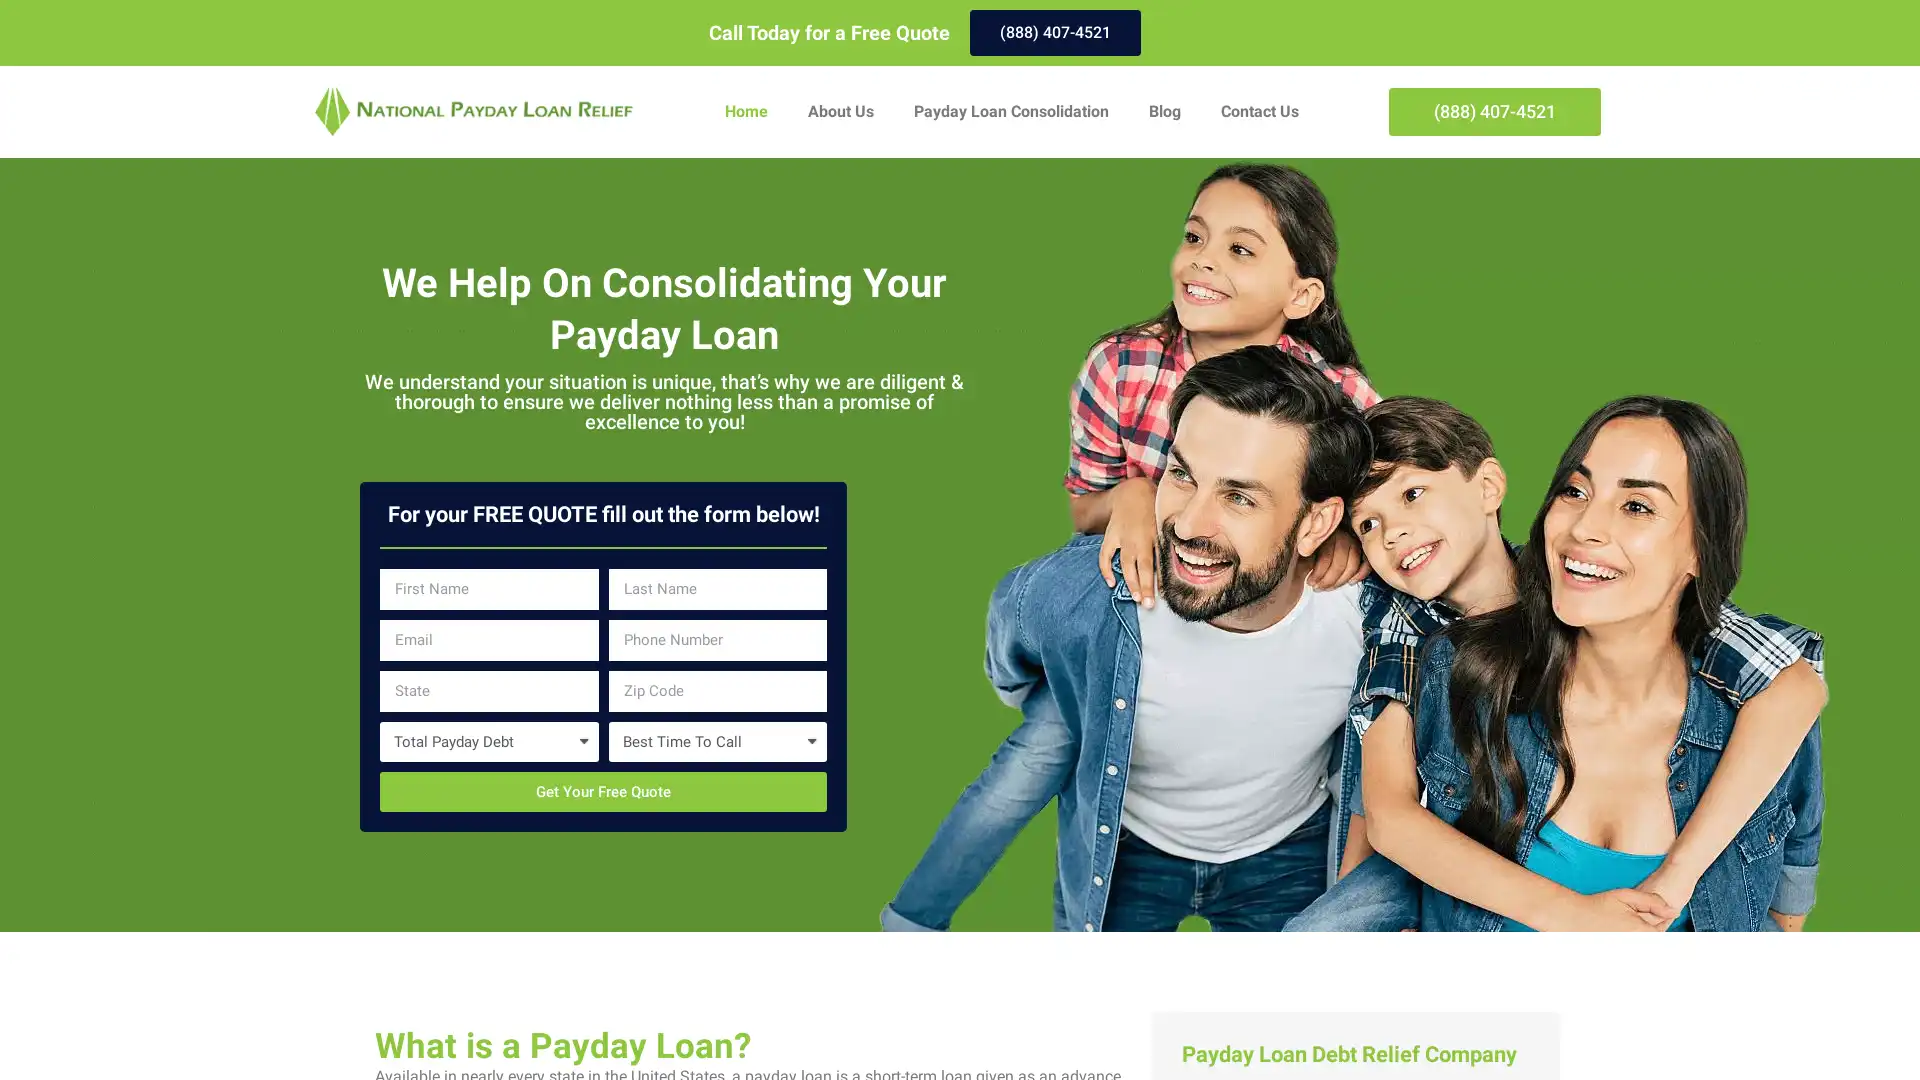 This screenshot has height=1080, width=1920. I want to click on (888) 407-4521, so click(1054, 33).